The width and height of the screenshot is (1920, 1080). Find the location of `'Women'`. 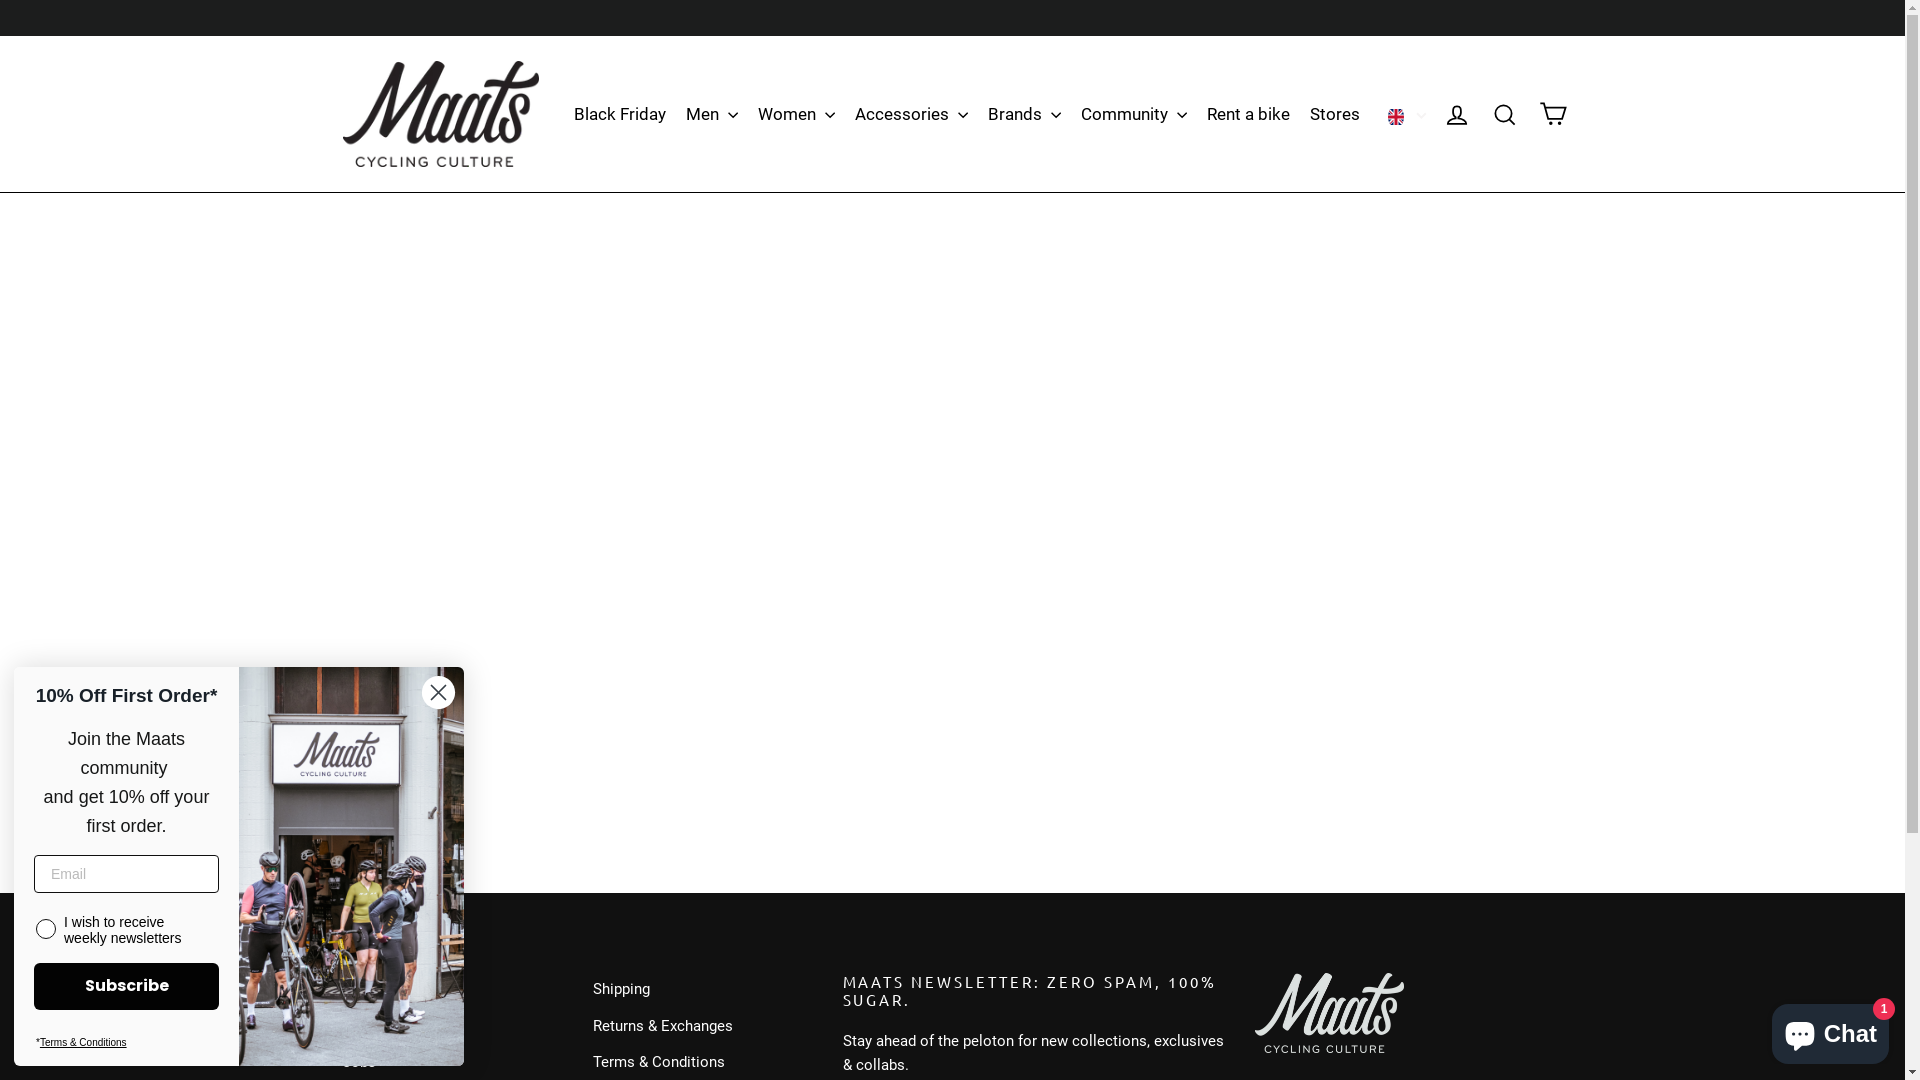

'Women' is located at coordinates (795, 114).